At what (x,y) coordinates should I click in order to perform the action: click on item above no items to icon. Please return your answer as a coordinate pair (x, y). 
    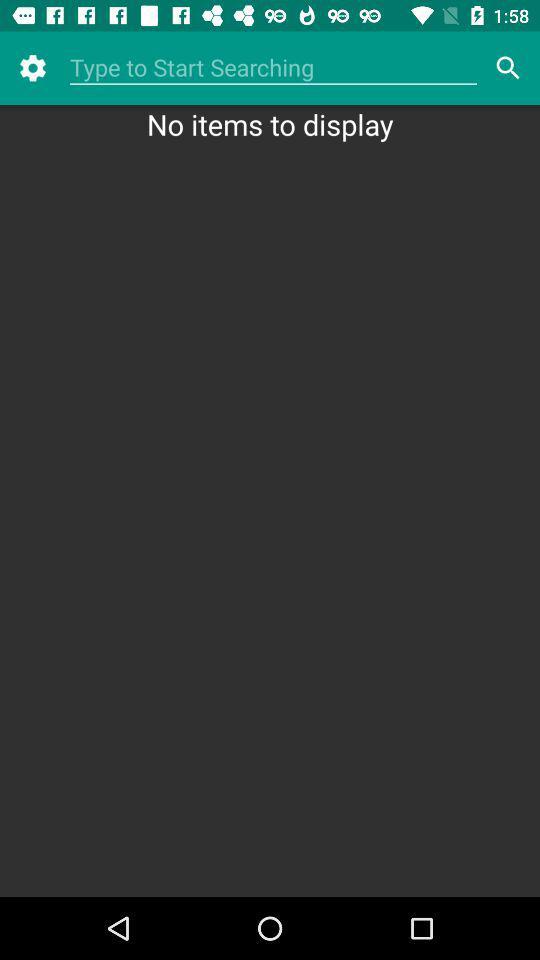
    Looking at the image, I should click on (272, 68).